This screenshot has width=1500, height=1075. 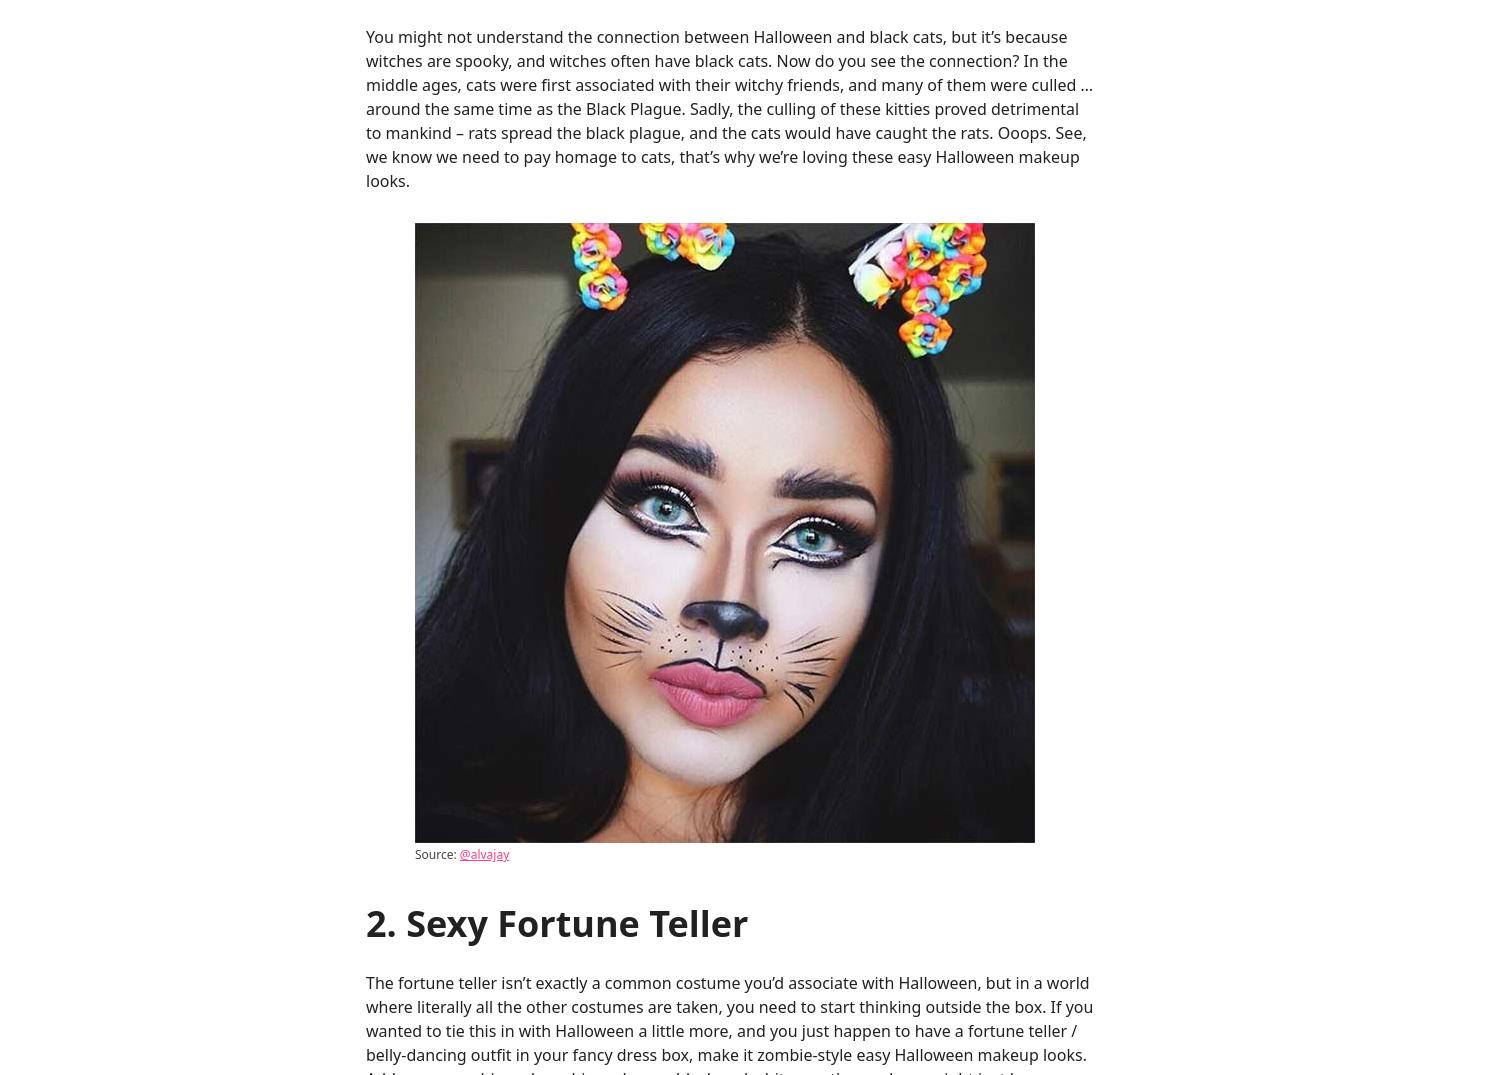 I want to click on 'Comment', so click(x=405, y=396).